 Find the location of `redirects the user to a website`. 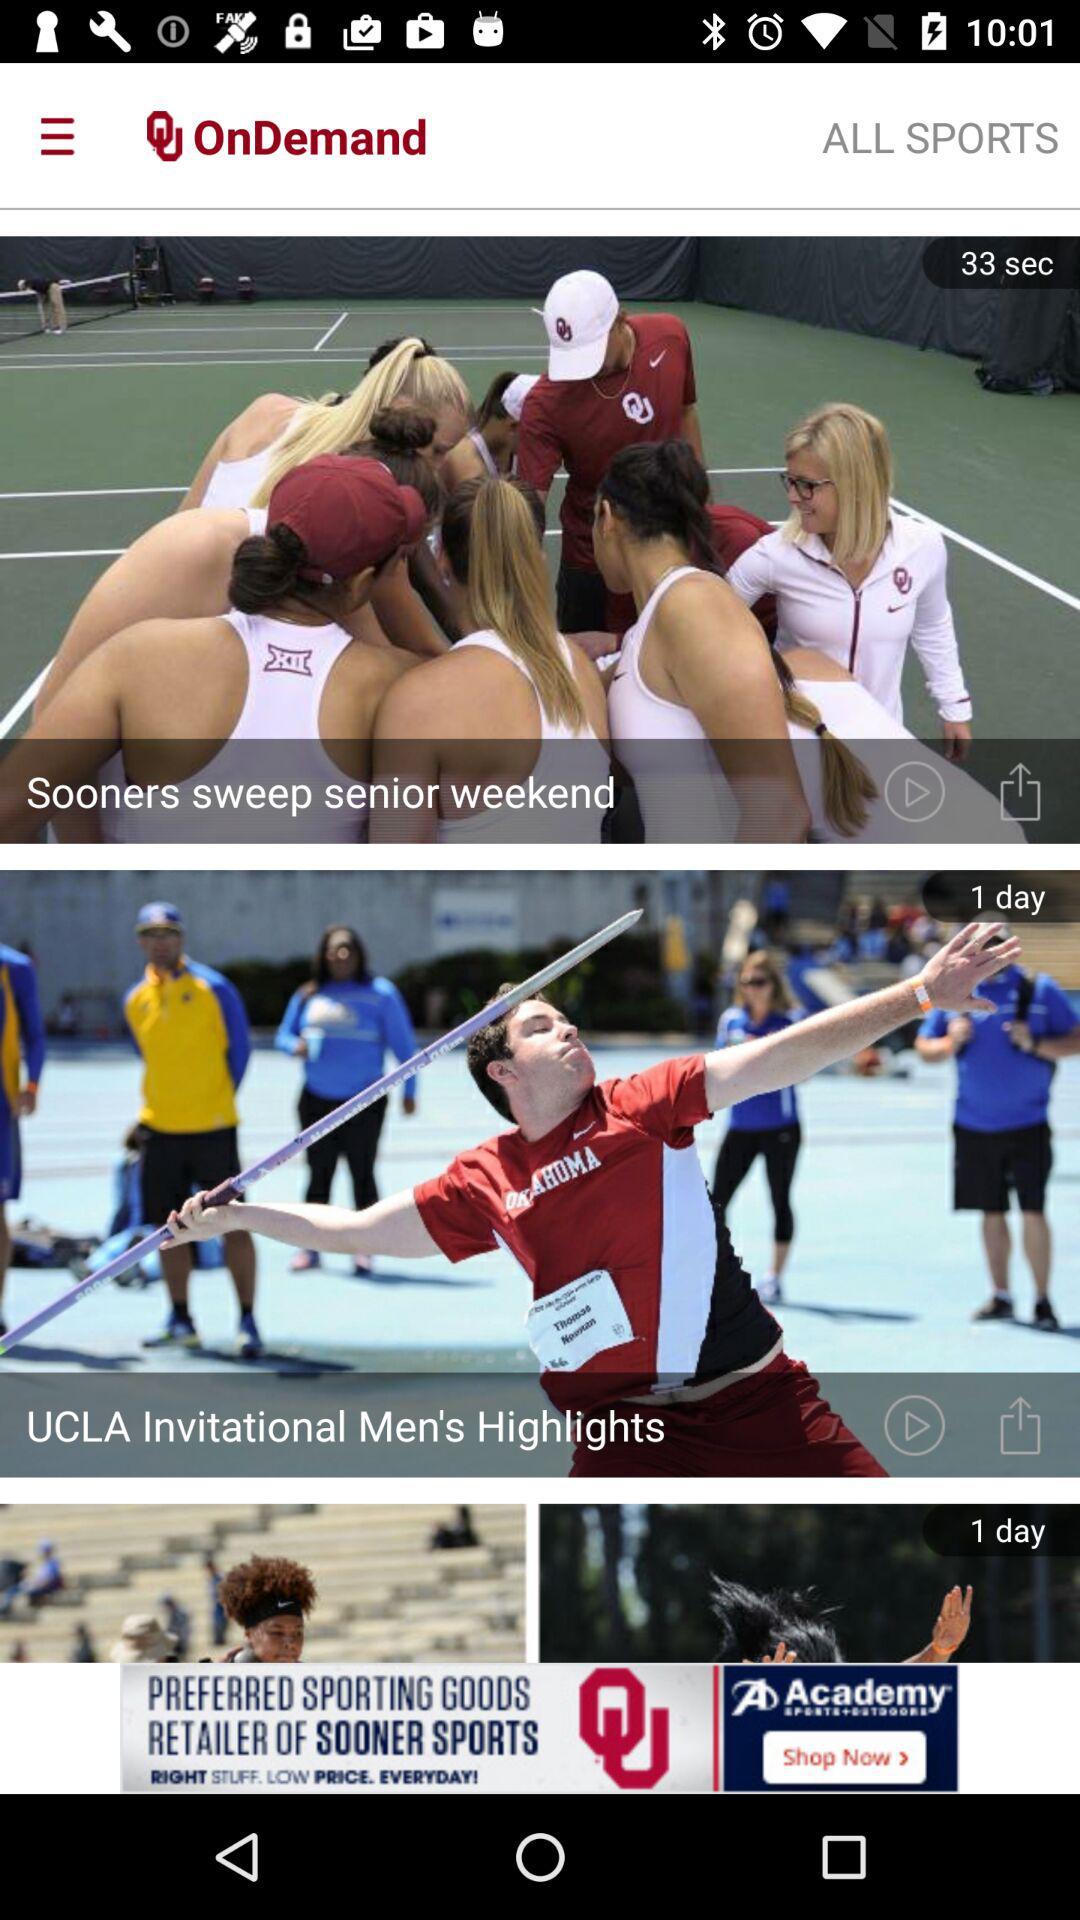

redirects the user to a website is located at coordinates (540, 1727).